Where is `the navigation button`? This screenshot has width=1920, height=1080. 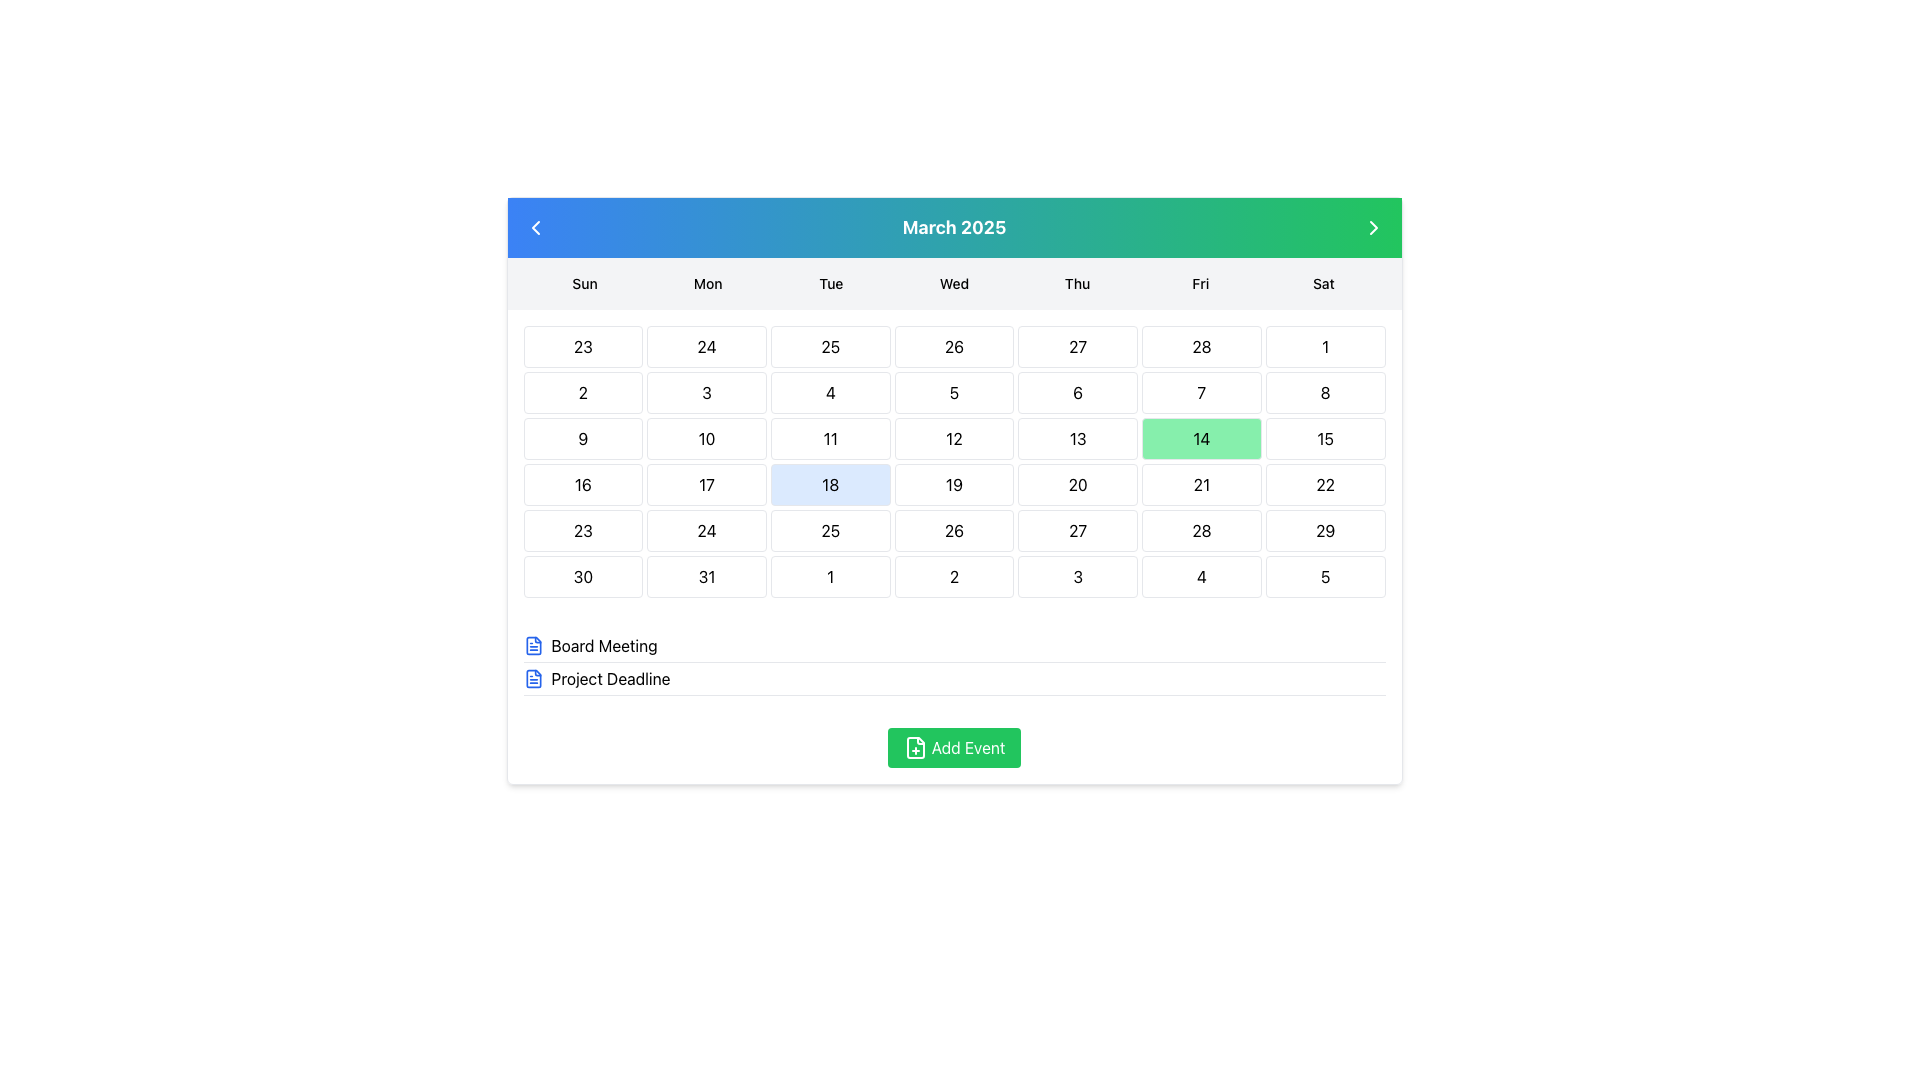 the navigation button is located at coordinates (1372, 226).